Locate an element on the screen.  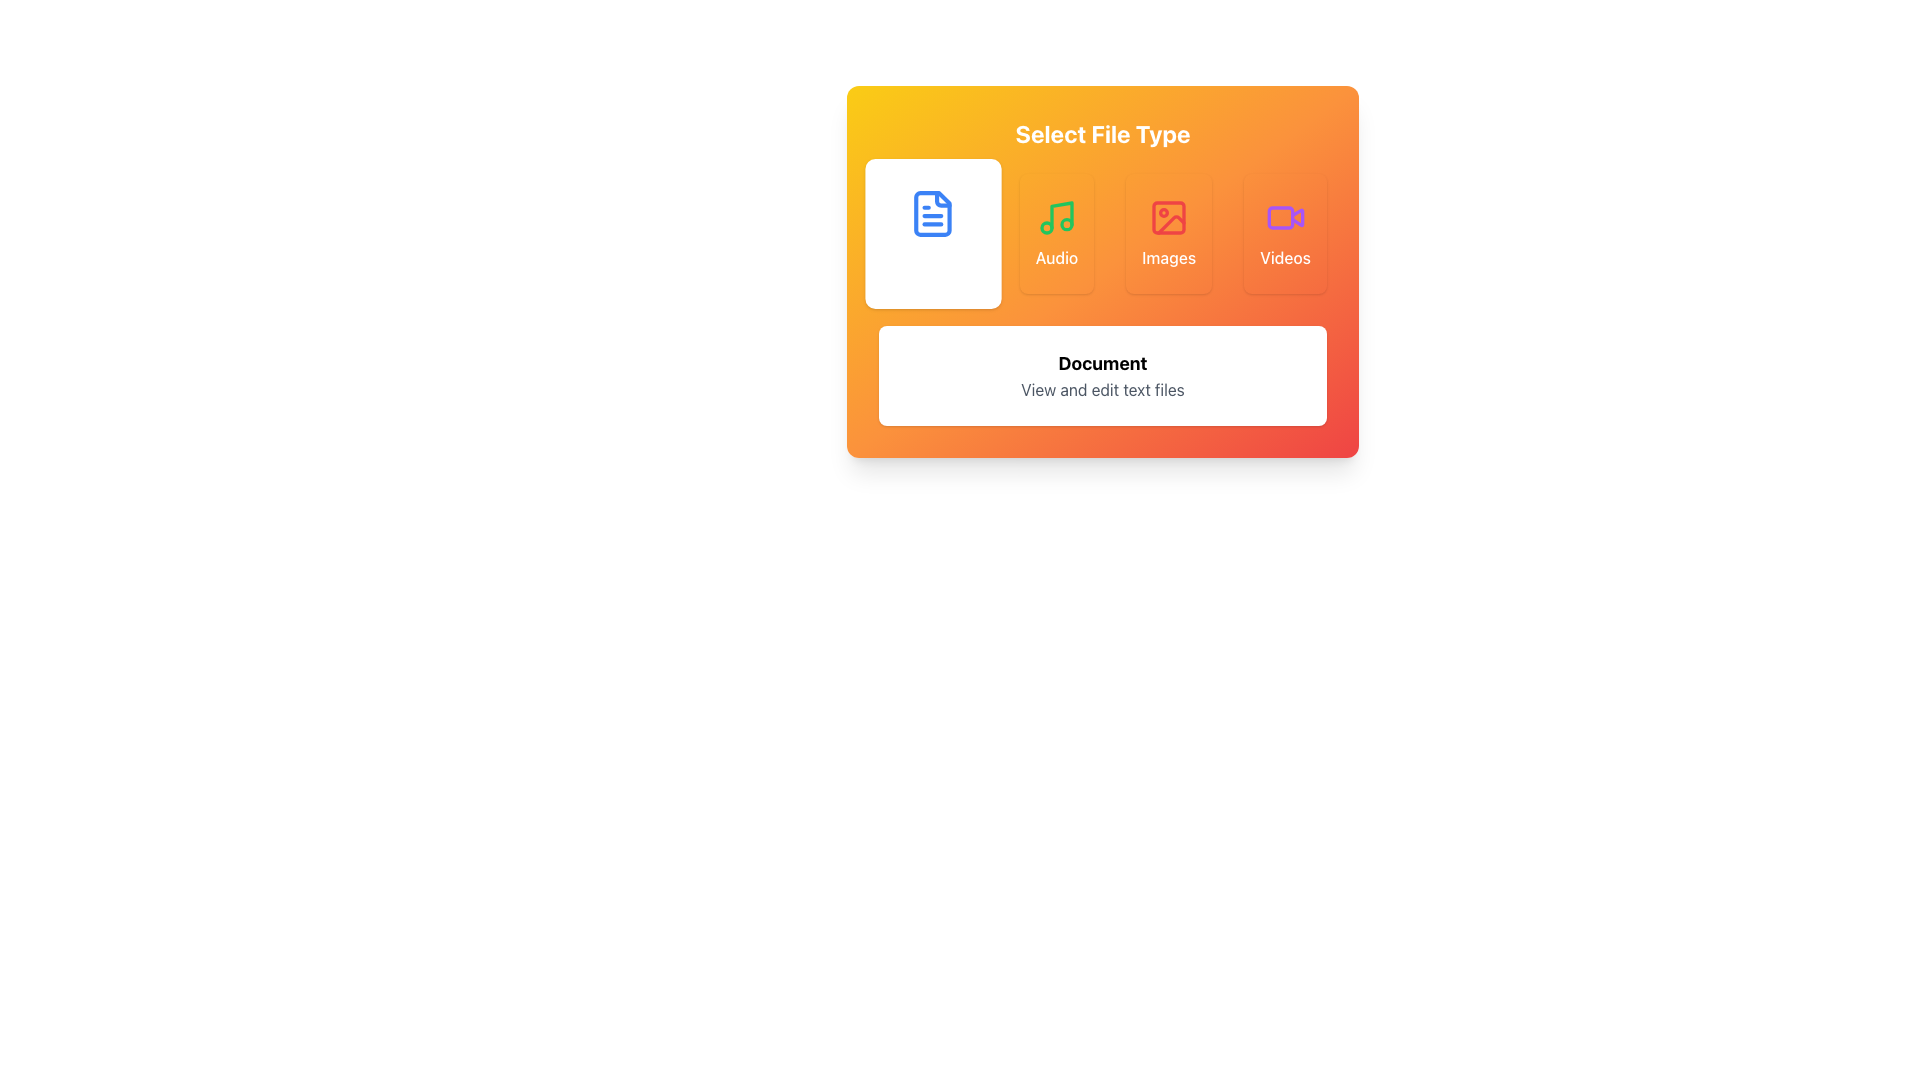
the composite UI element for selecting a file type is located at coordinates (1102, 272).